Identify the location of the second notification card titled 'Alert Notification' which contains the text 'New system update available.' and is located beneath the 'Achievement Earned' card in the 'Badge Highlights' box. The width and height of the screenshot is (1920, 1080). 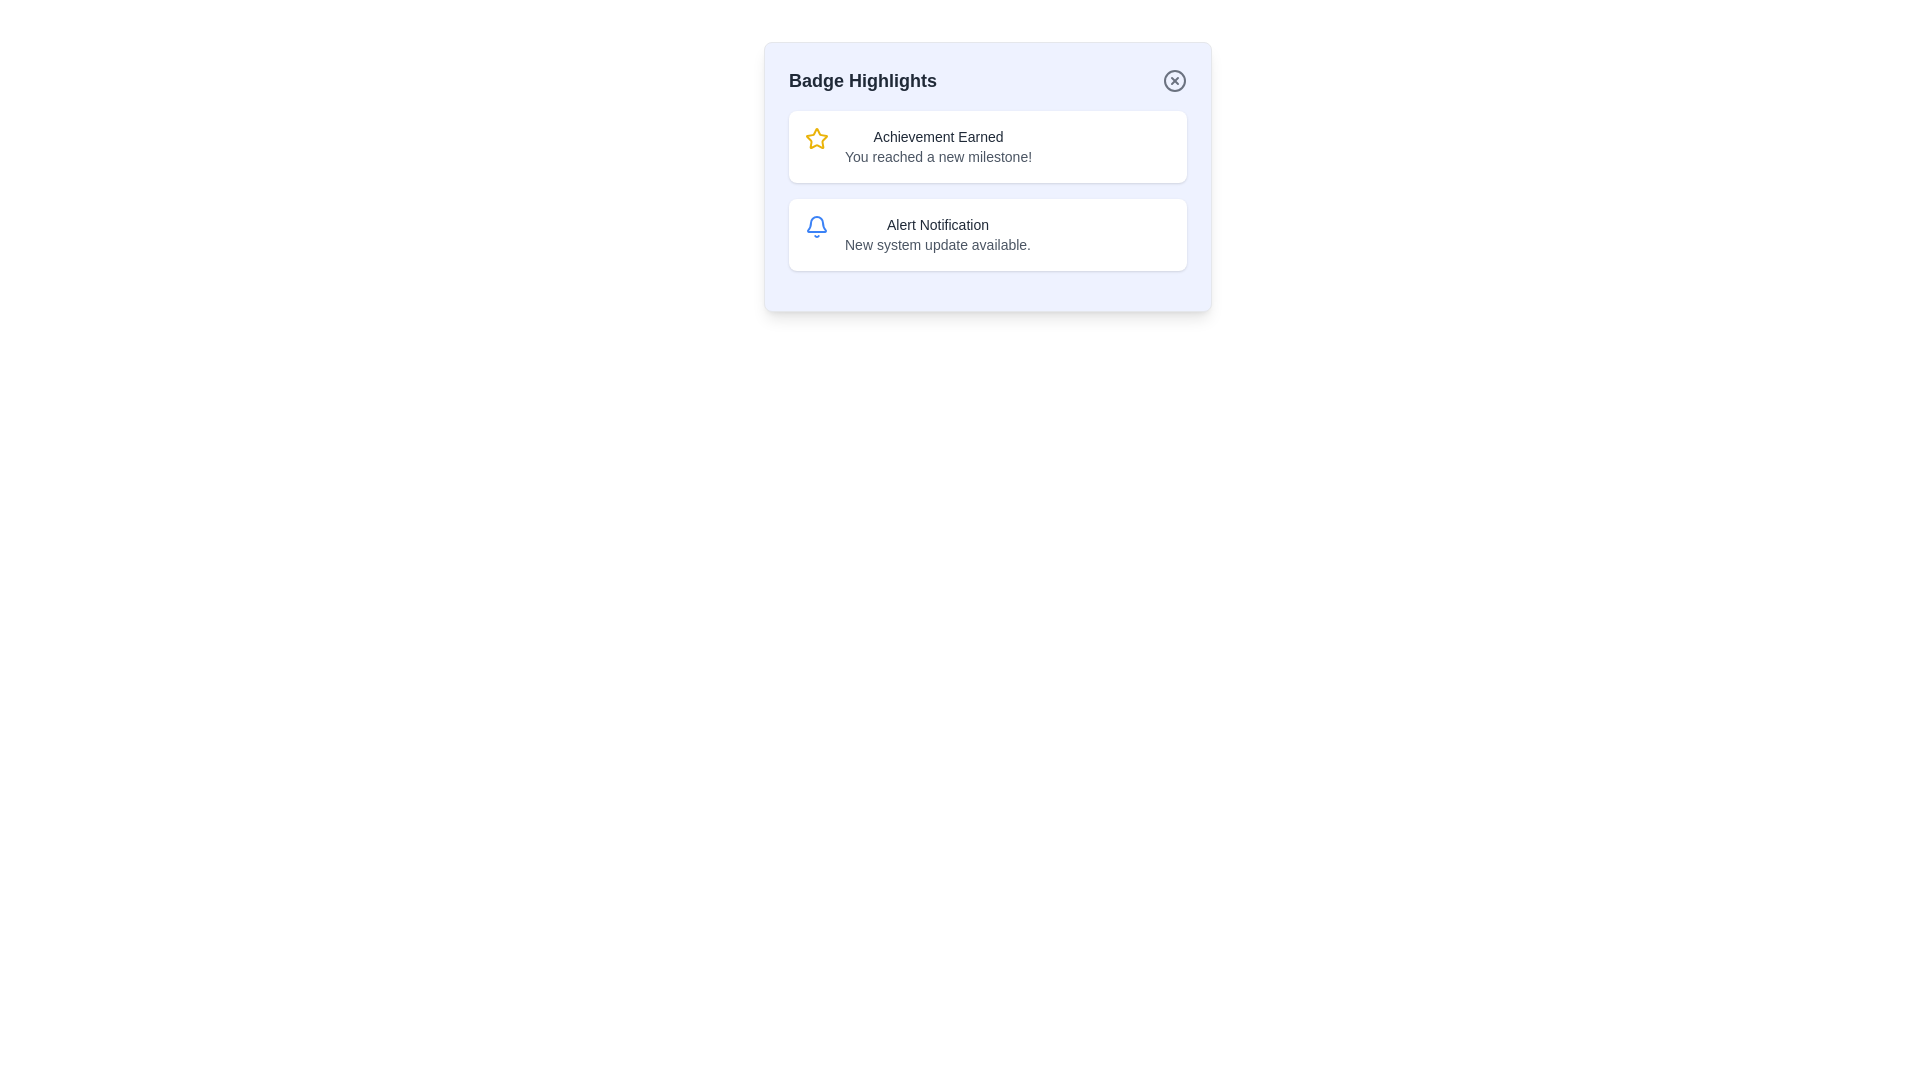
(988, 234).